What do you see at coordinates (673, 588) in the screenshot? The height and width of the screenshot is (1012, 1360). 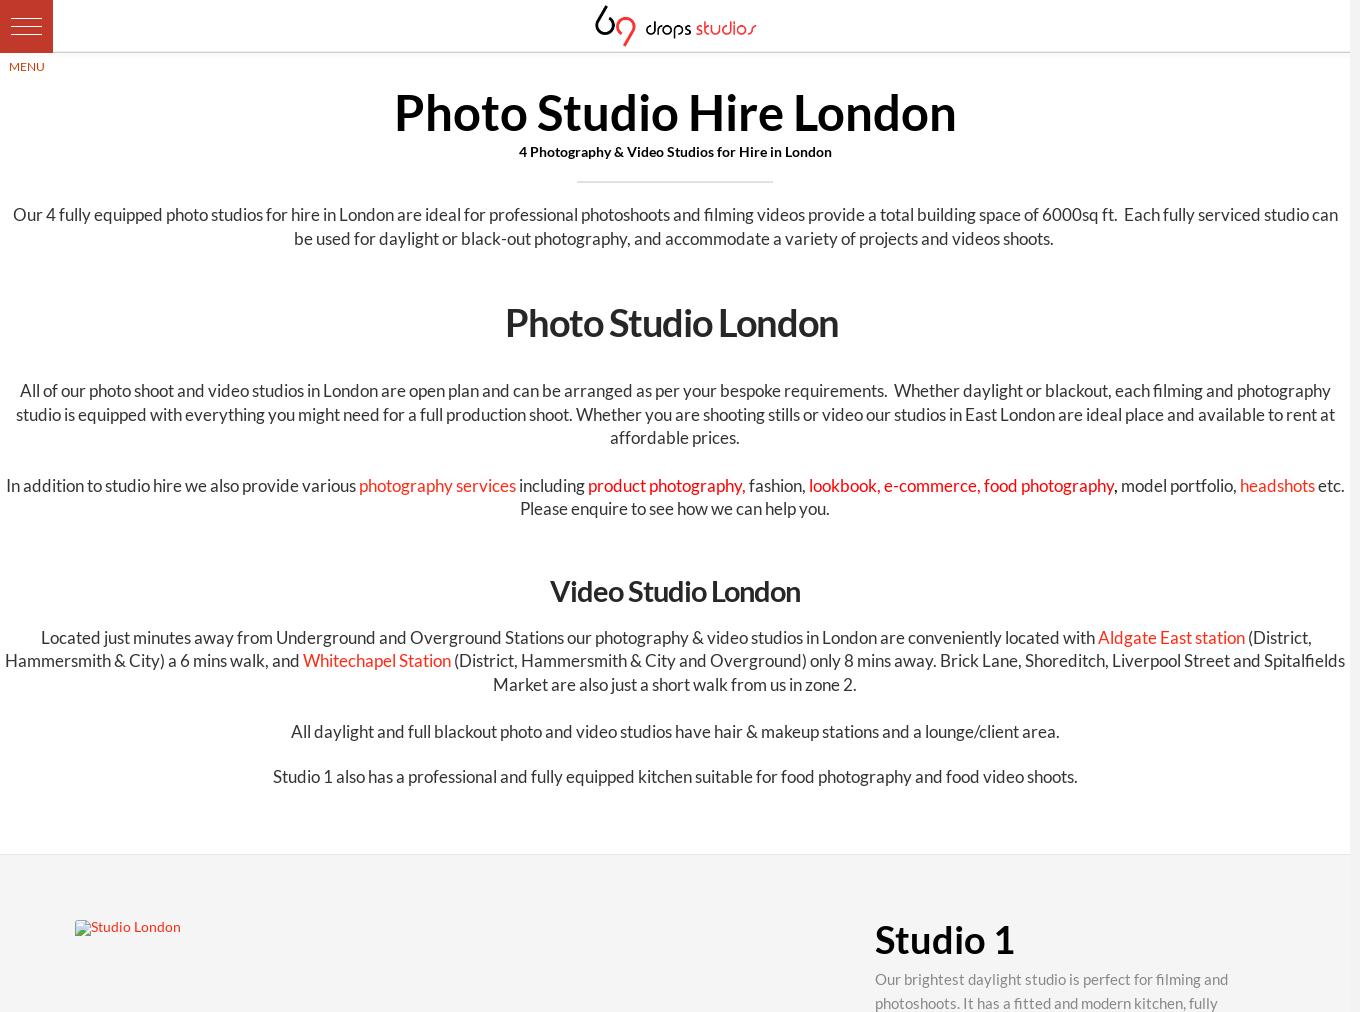 I see `'Video Studio London'` at bounding box center [673, 588].